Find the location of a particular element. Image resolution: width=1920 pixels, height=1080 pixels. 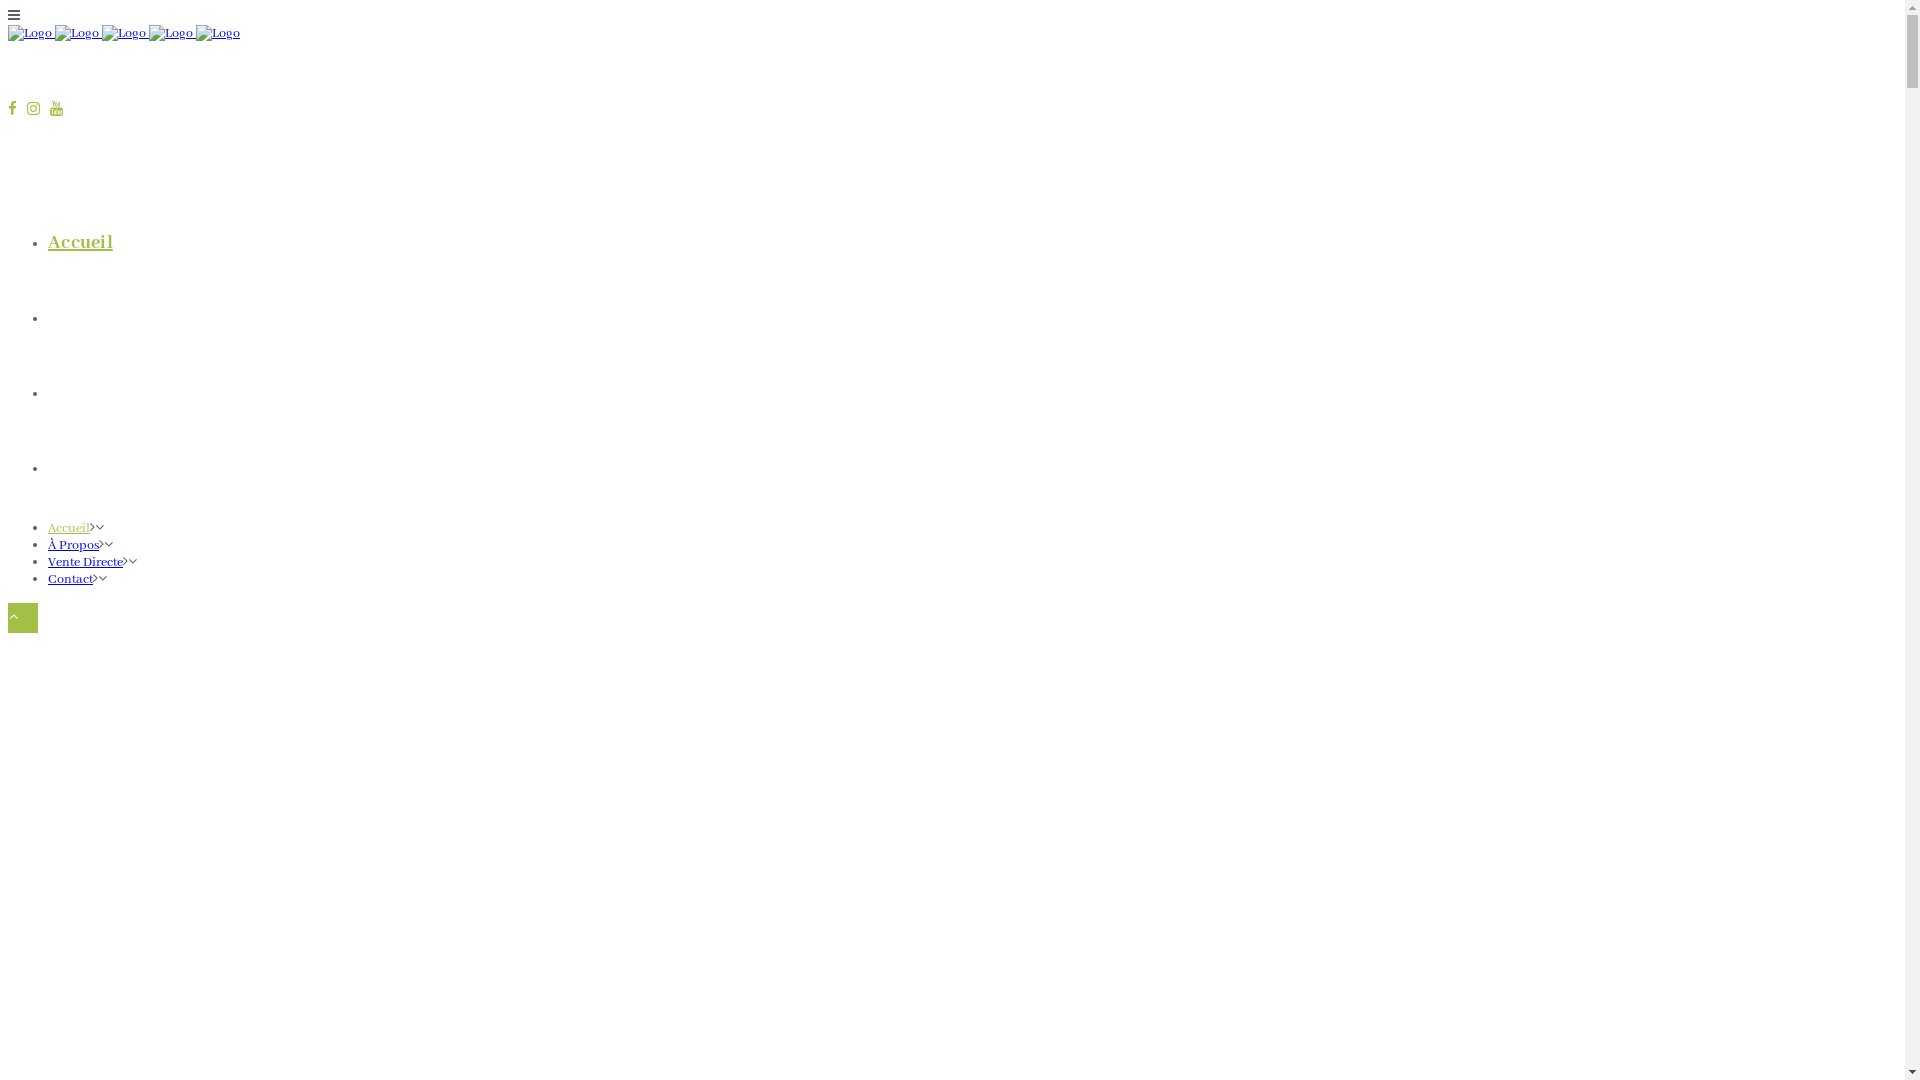

'Vente Directe' is located at coordinates (104, 393).